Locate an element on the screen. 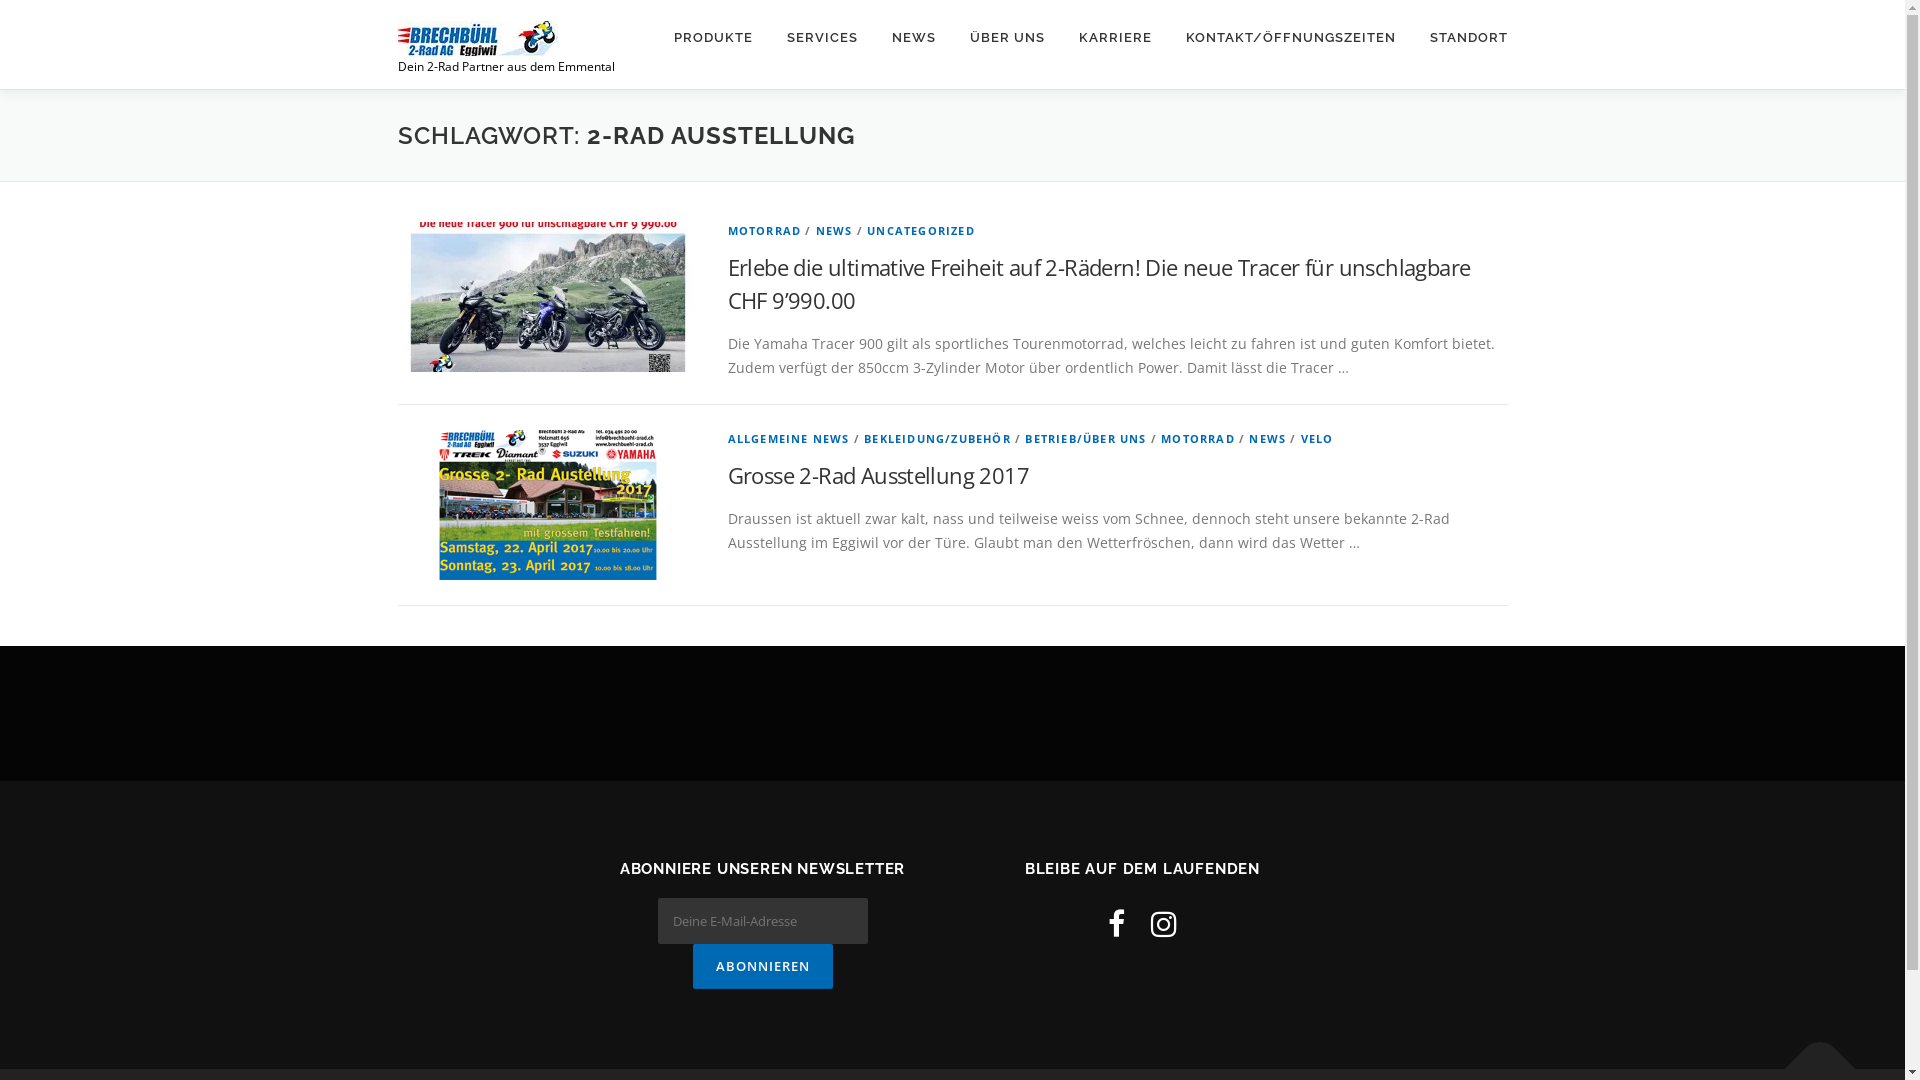 The height and width of the screenshot is (1080, 1920). 'UNCATEGORIZED' is located at coordinates (867, 229).